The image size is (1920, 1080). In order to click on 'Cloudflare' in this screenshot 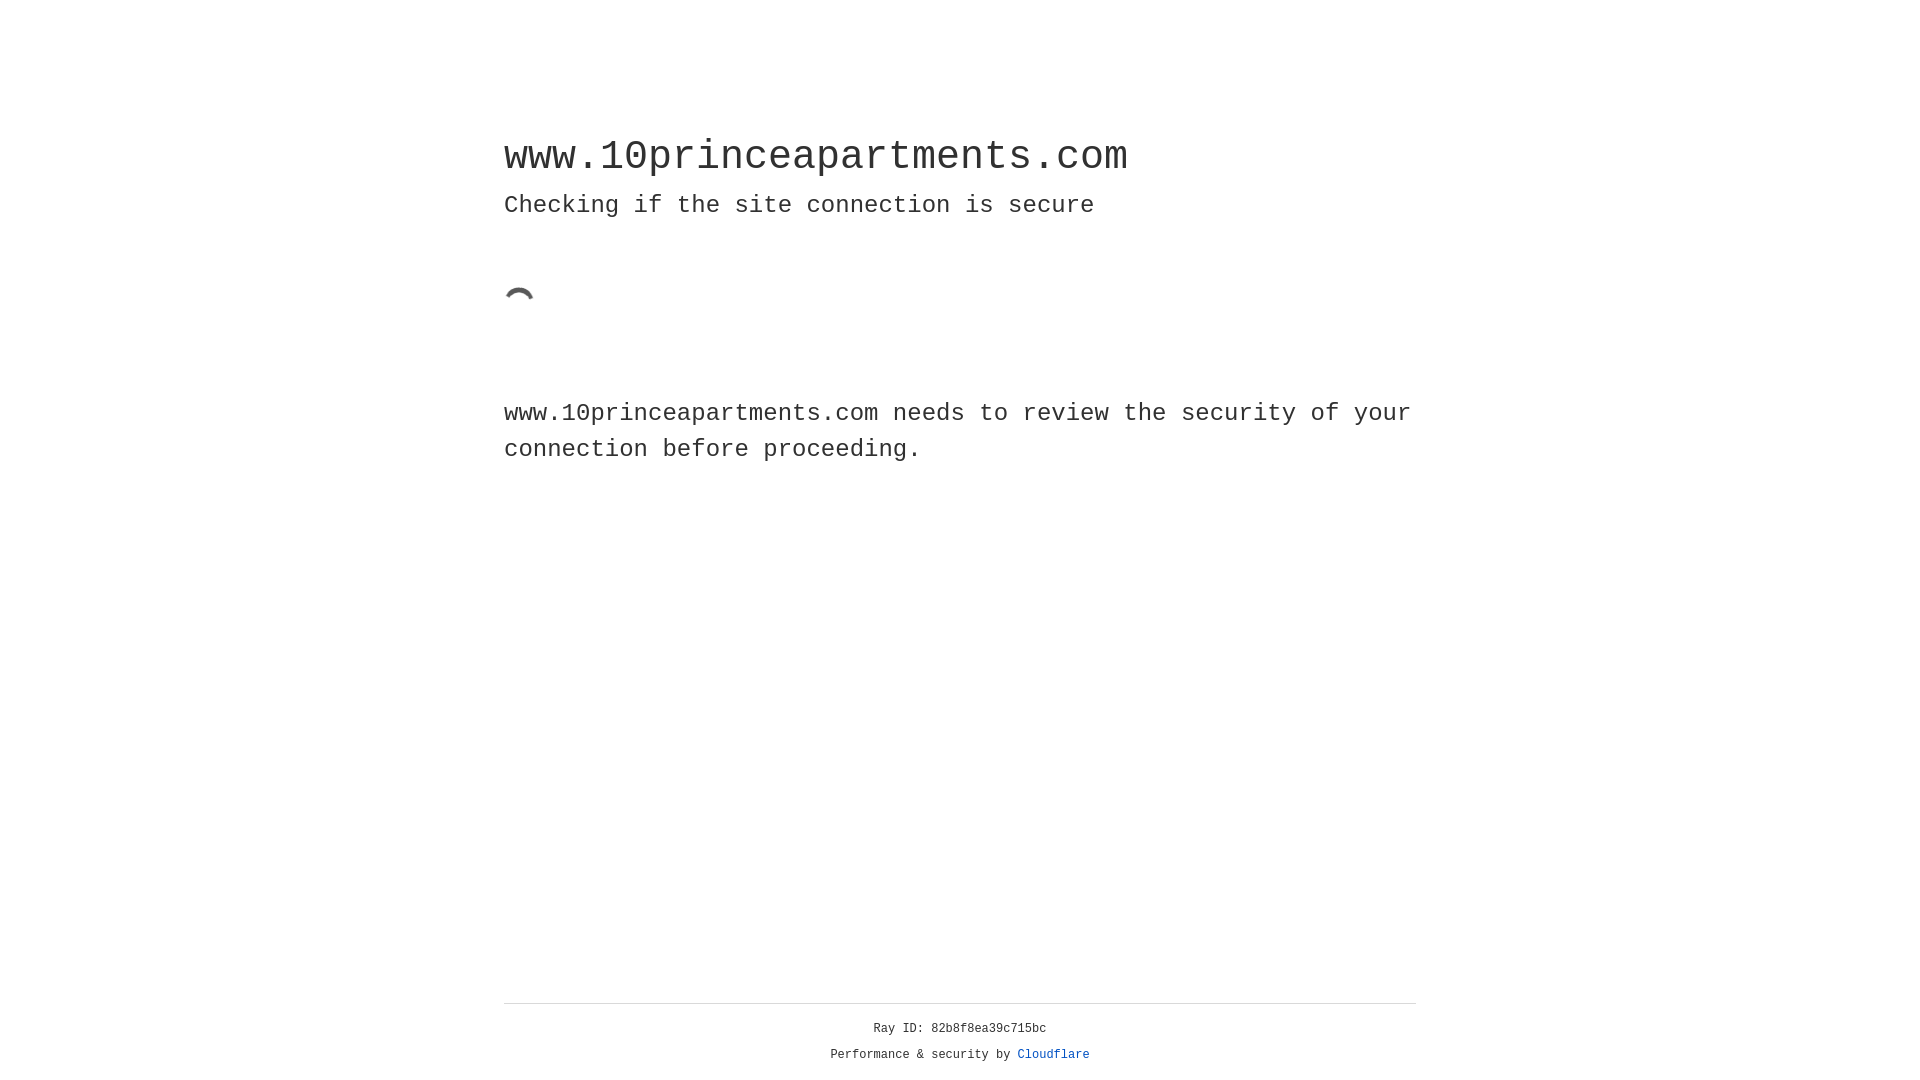, I will do `click(1053, 1054)`.